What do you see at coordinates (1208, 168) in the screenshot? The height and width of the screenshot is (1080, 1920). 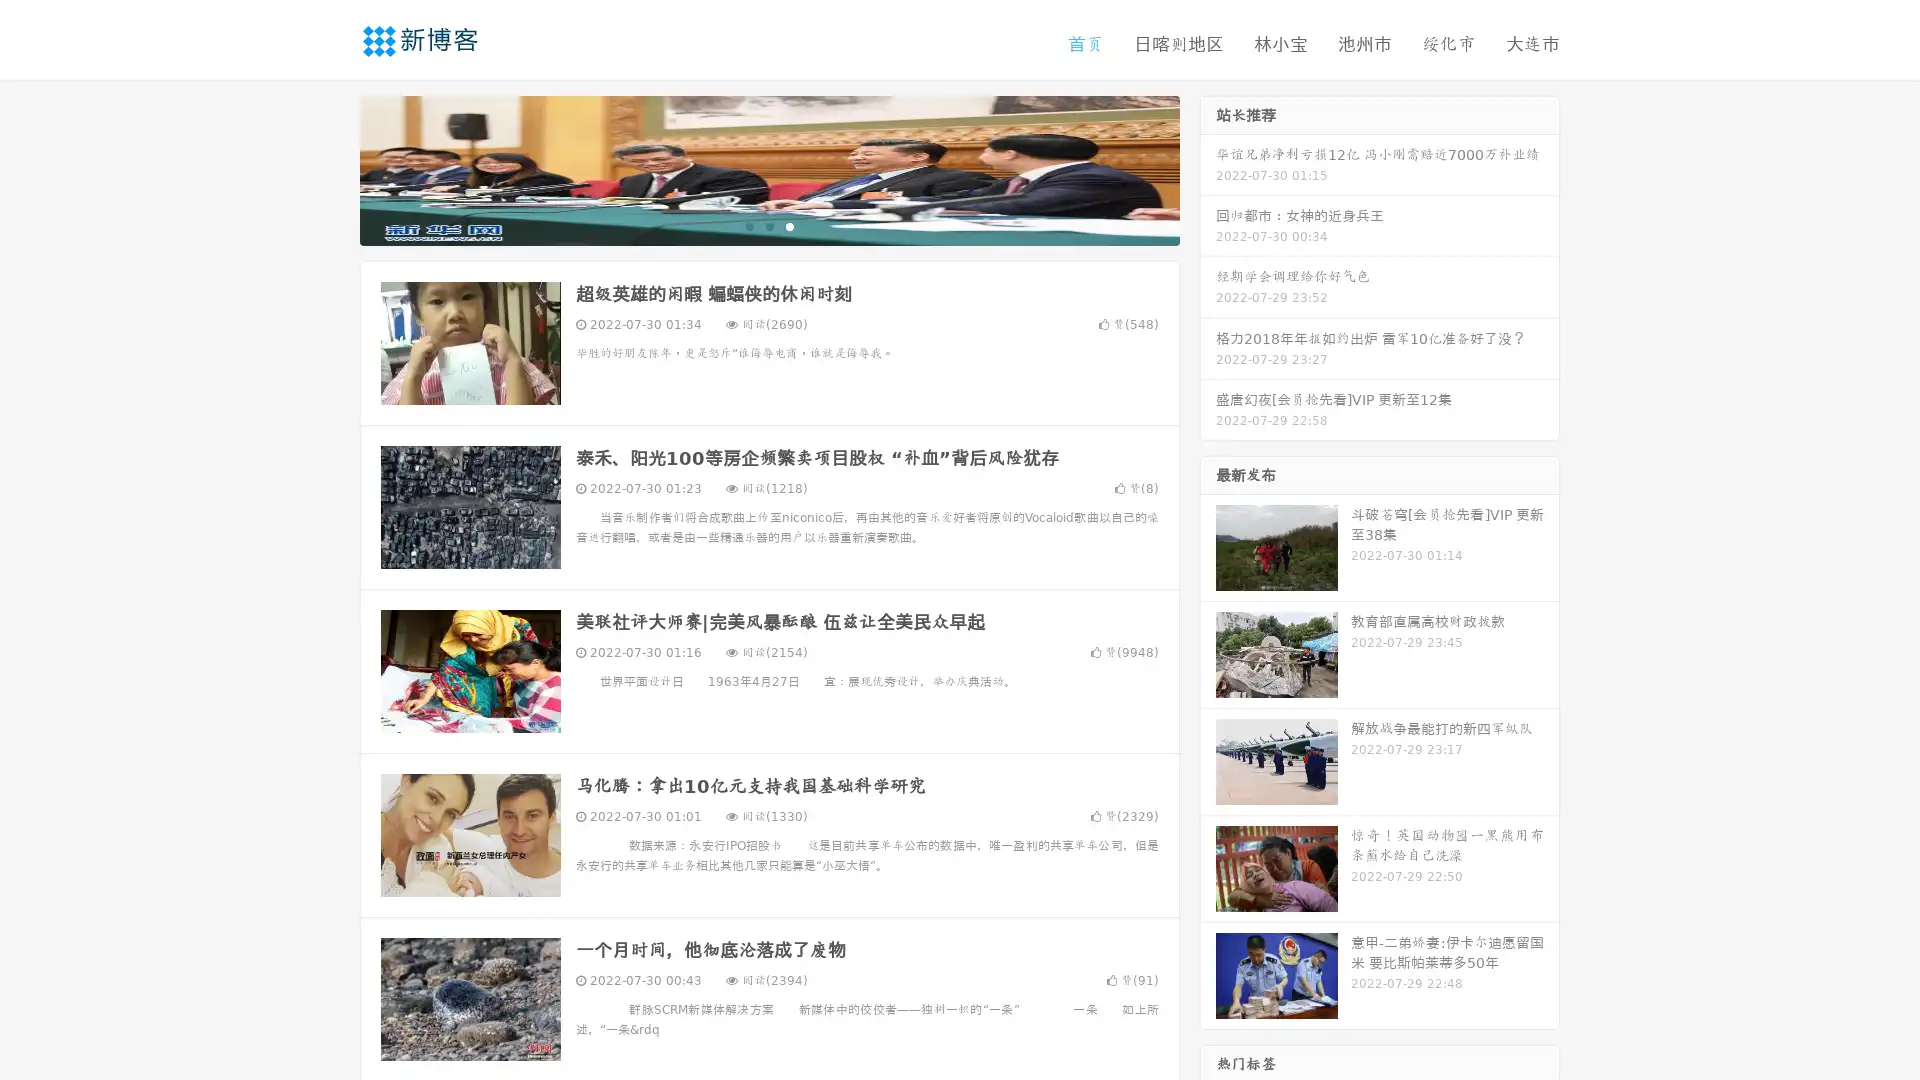 I see `Next slide` at bounding box center [1208, 168].